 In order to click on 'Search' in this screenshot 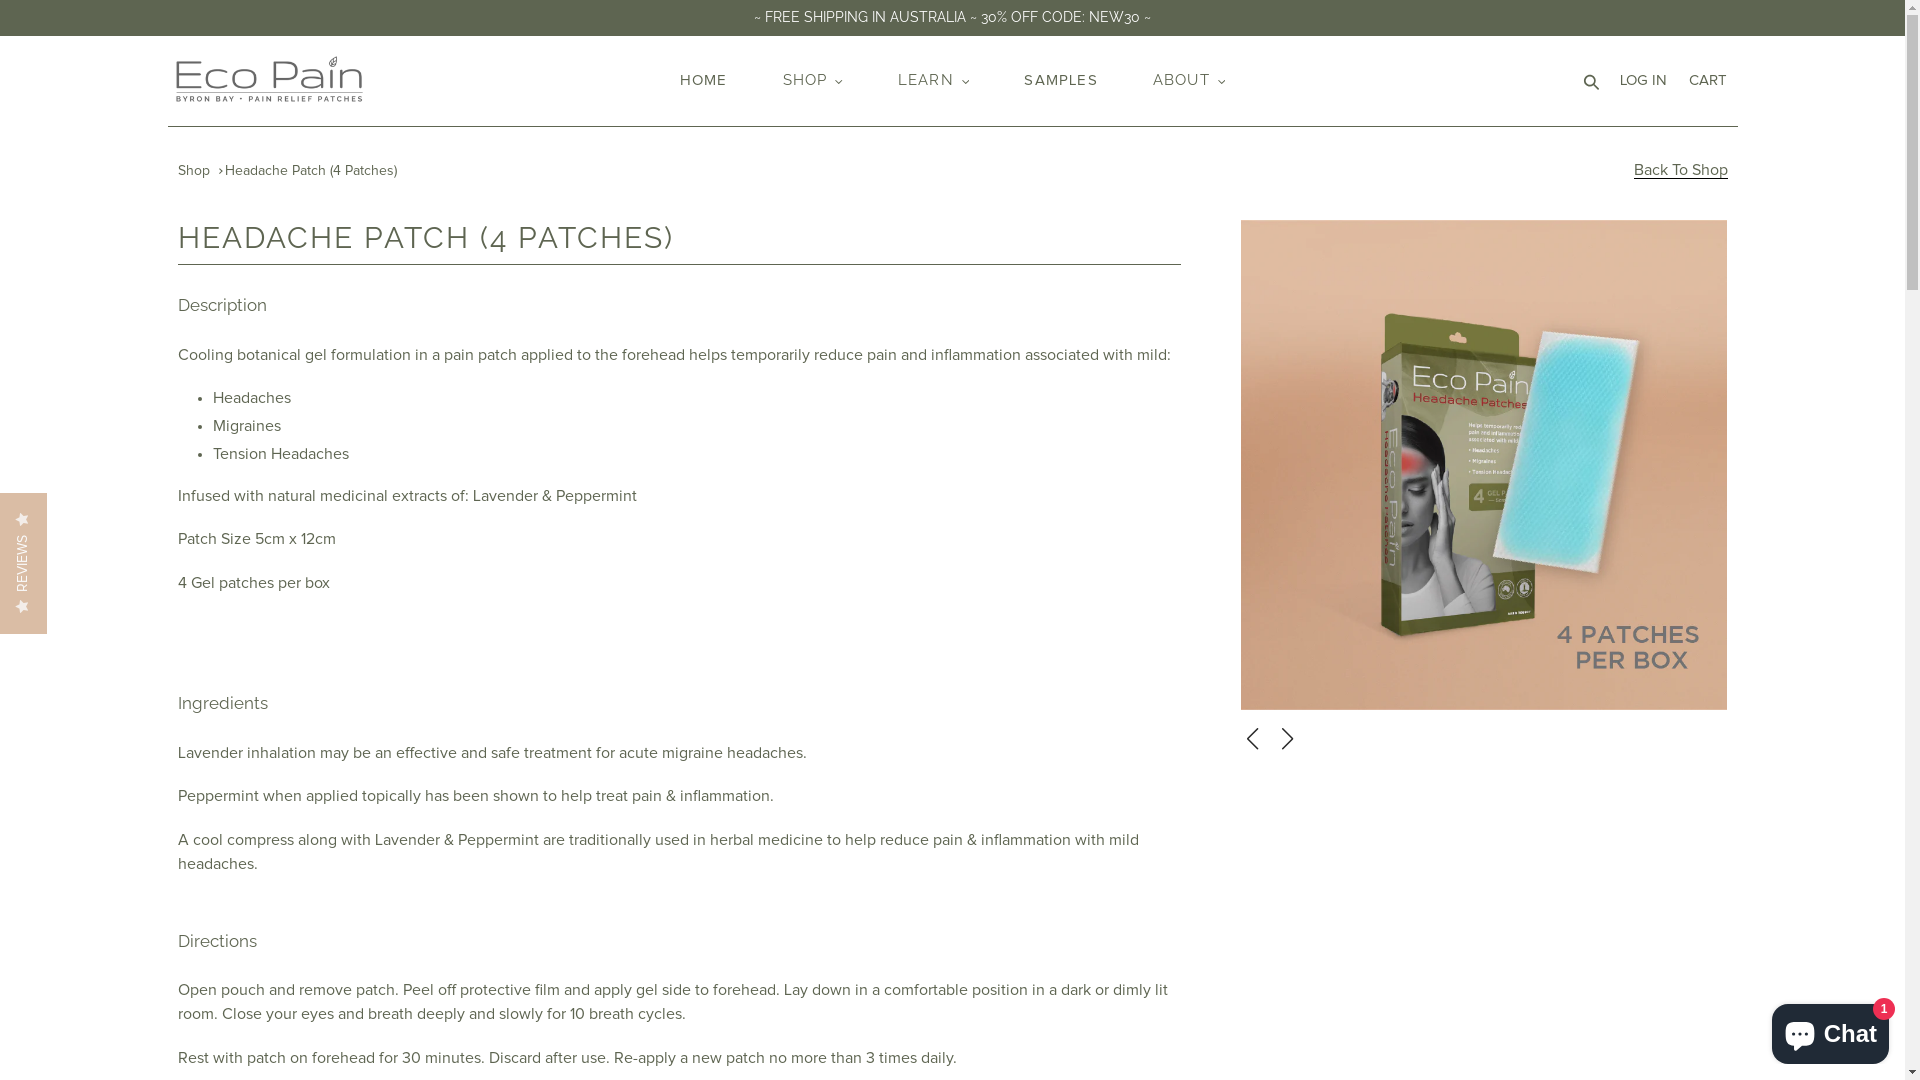, I will do `click(1591, 80)`.